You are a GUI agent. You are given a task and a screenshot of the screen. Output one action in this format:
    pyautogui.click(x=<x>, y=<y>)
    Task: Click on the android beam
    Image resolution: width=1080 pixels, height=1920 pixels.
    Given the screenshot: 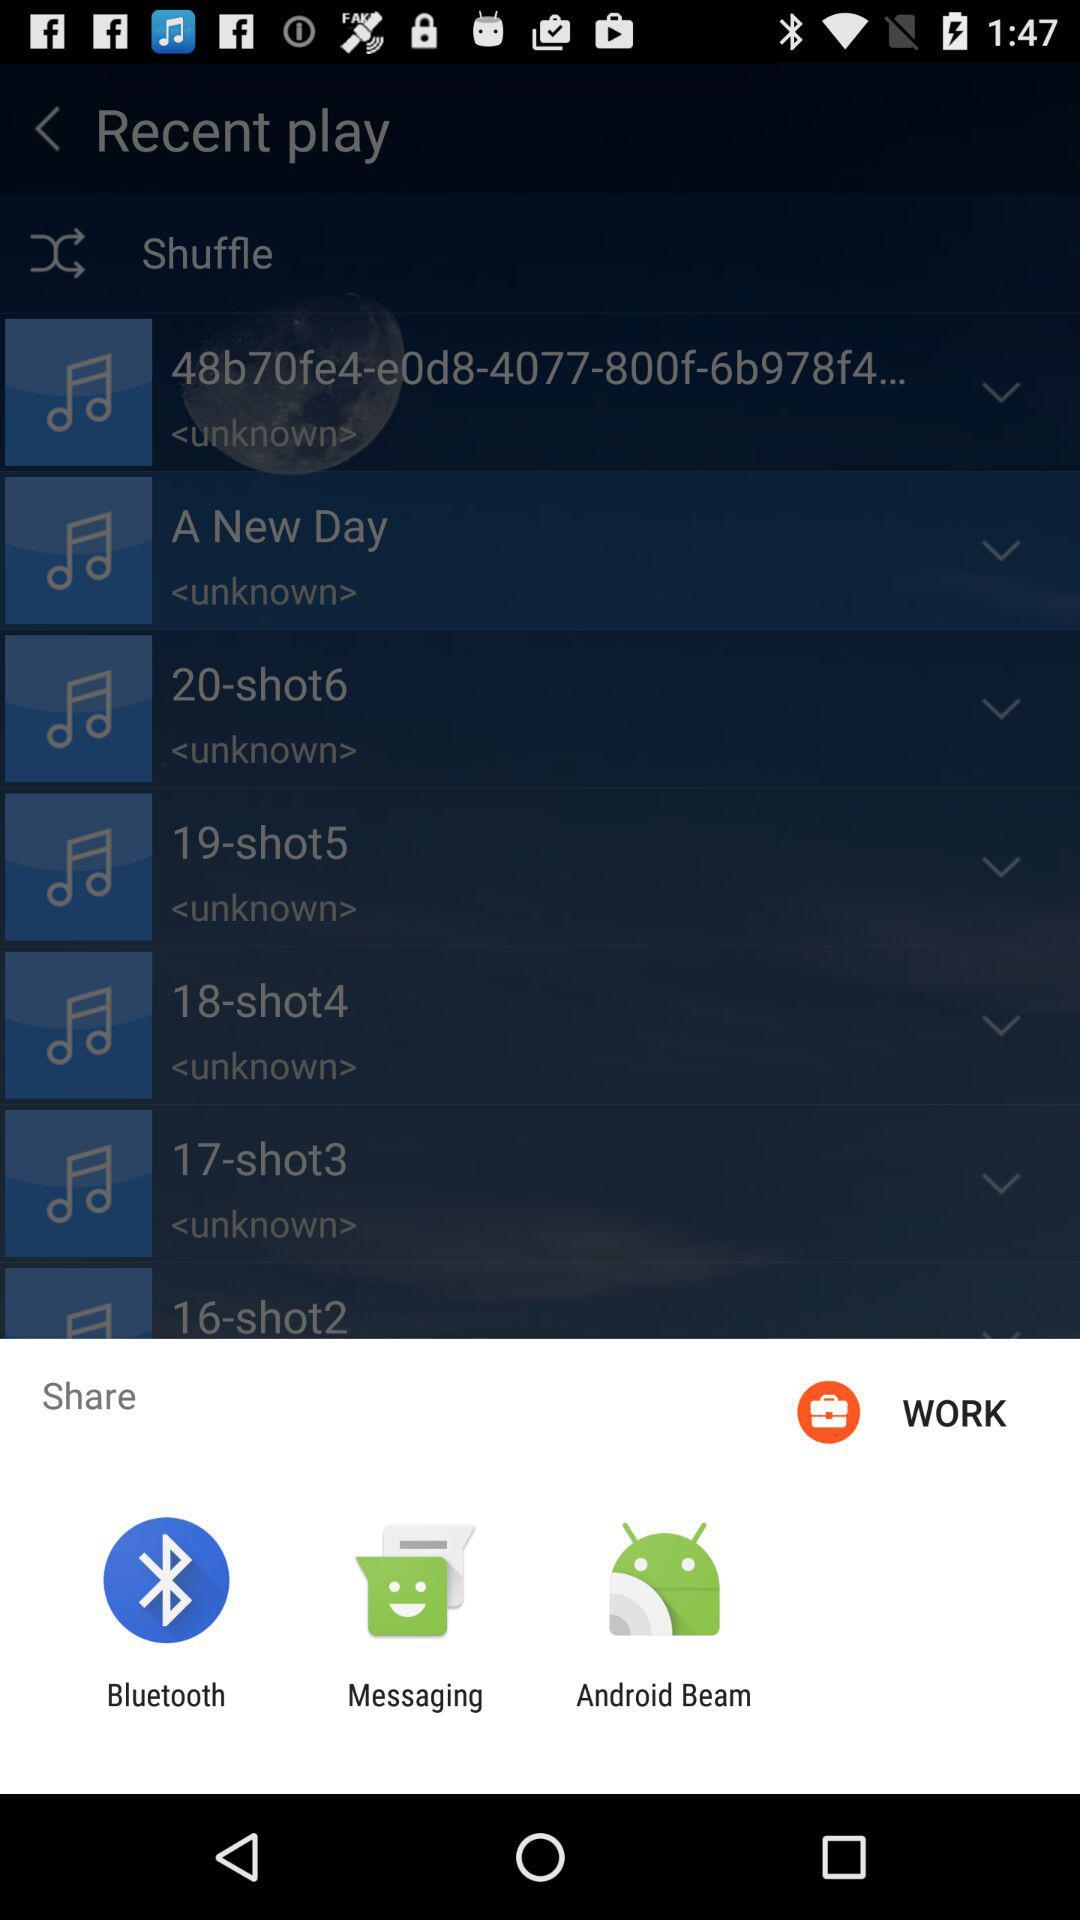 What is the action you would take?
    pyautogui.click(x=664, y=1711)
    